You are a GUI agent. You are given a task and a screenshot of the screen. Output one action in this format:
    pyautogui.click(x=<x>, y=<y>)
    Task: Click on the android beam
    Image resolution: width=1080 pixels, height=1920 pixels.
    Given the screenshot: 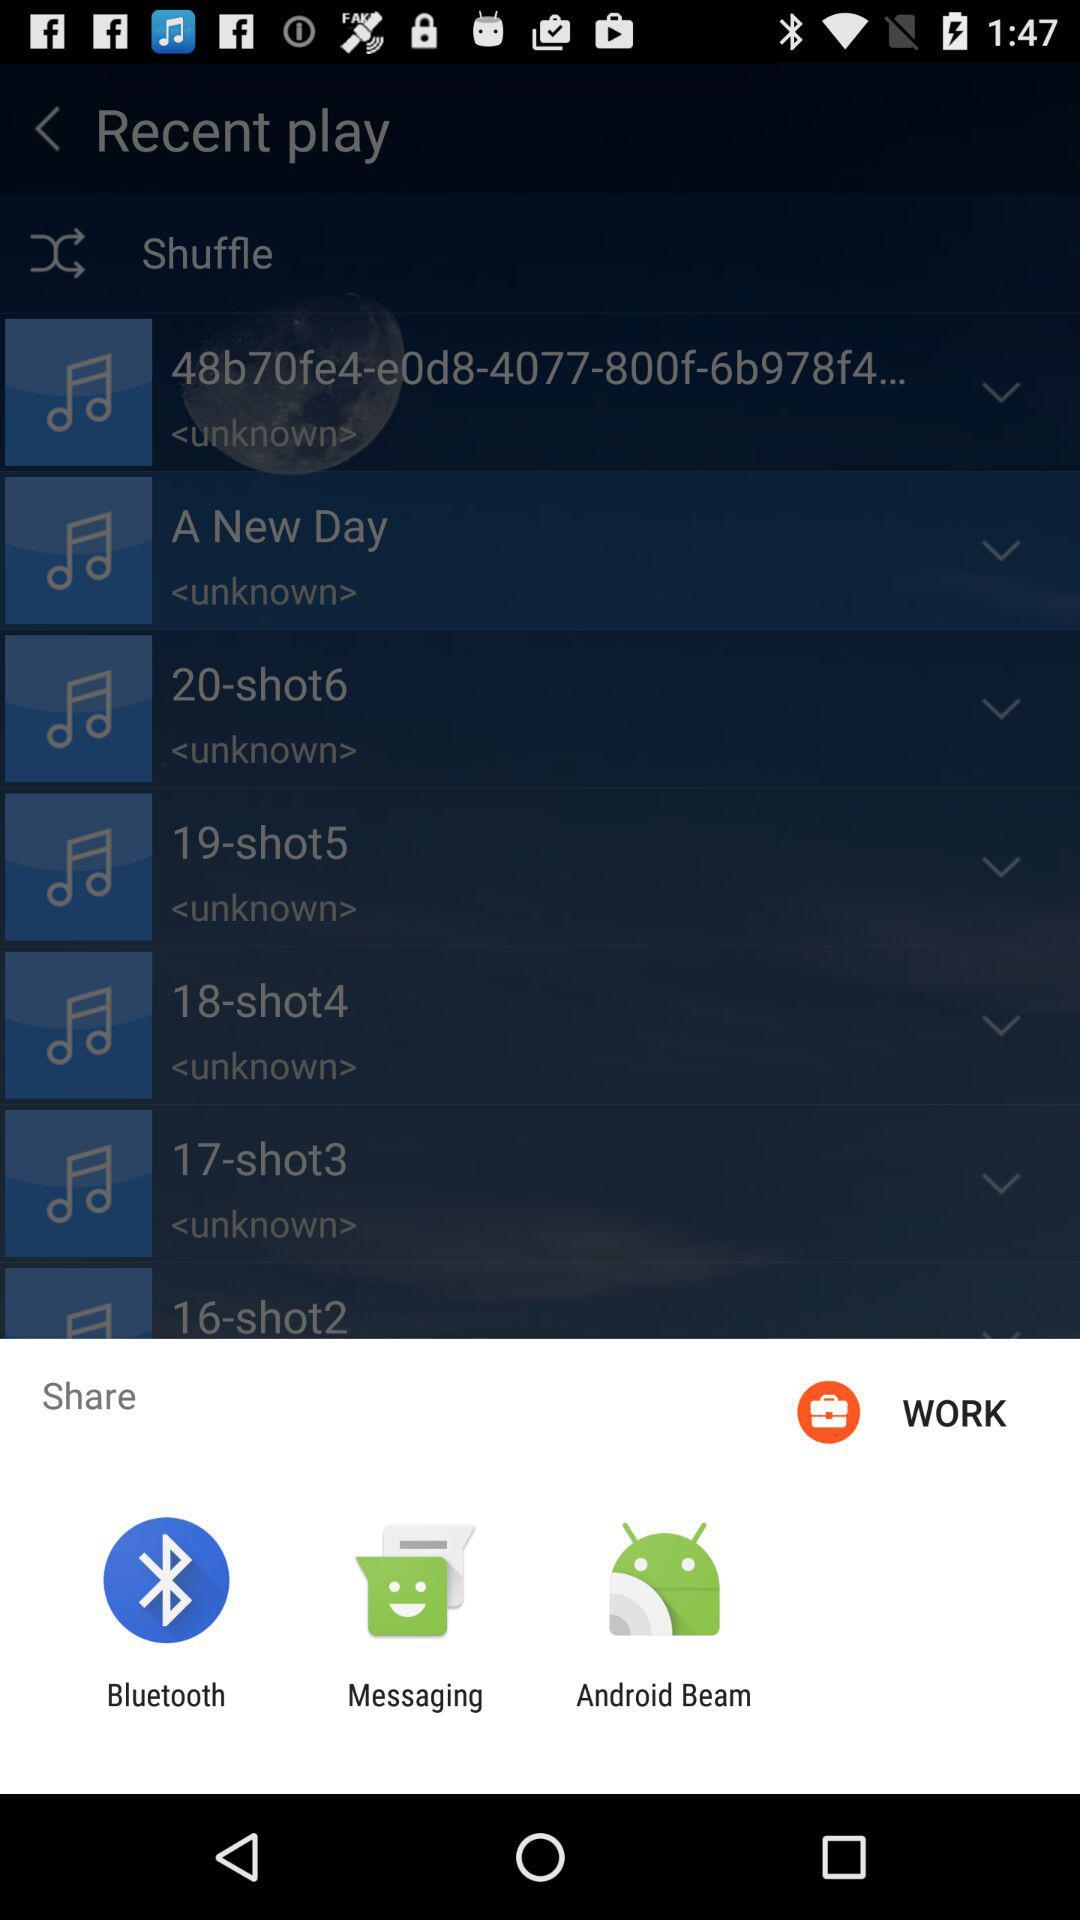 What is the action you would take?
    pyautogui.click(x=664, y=1711)
    